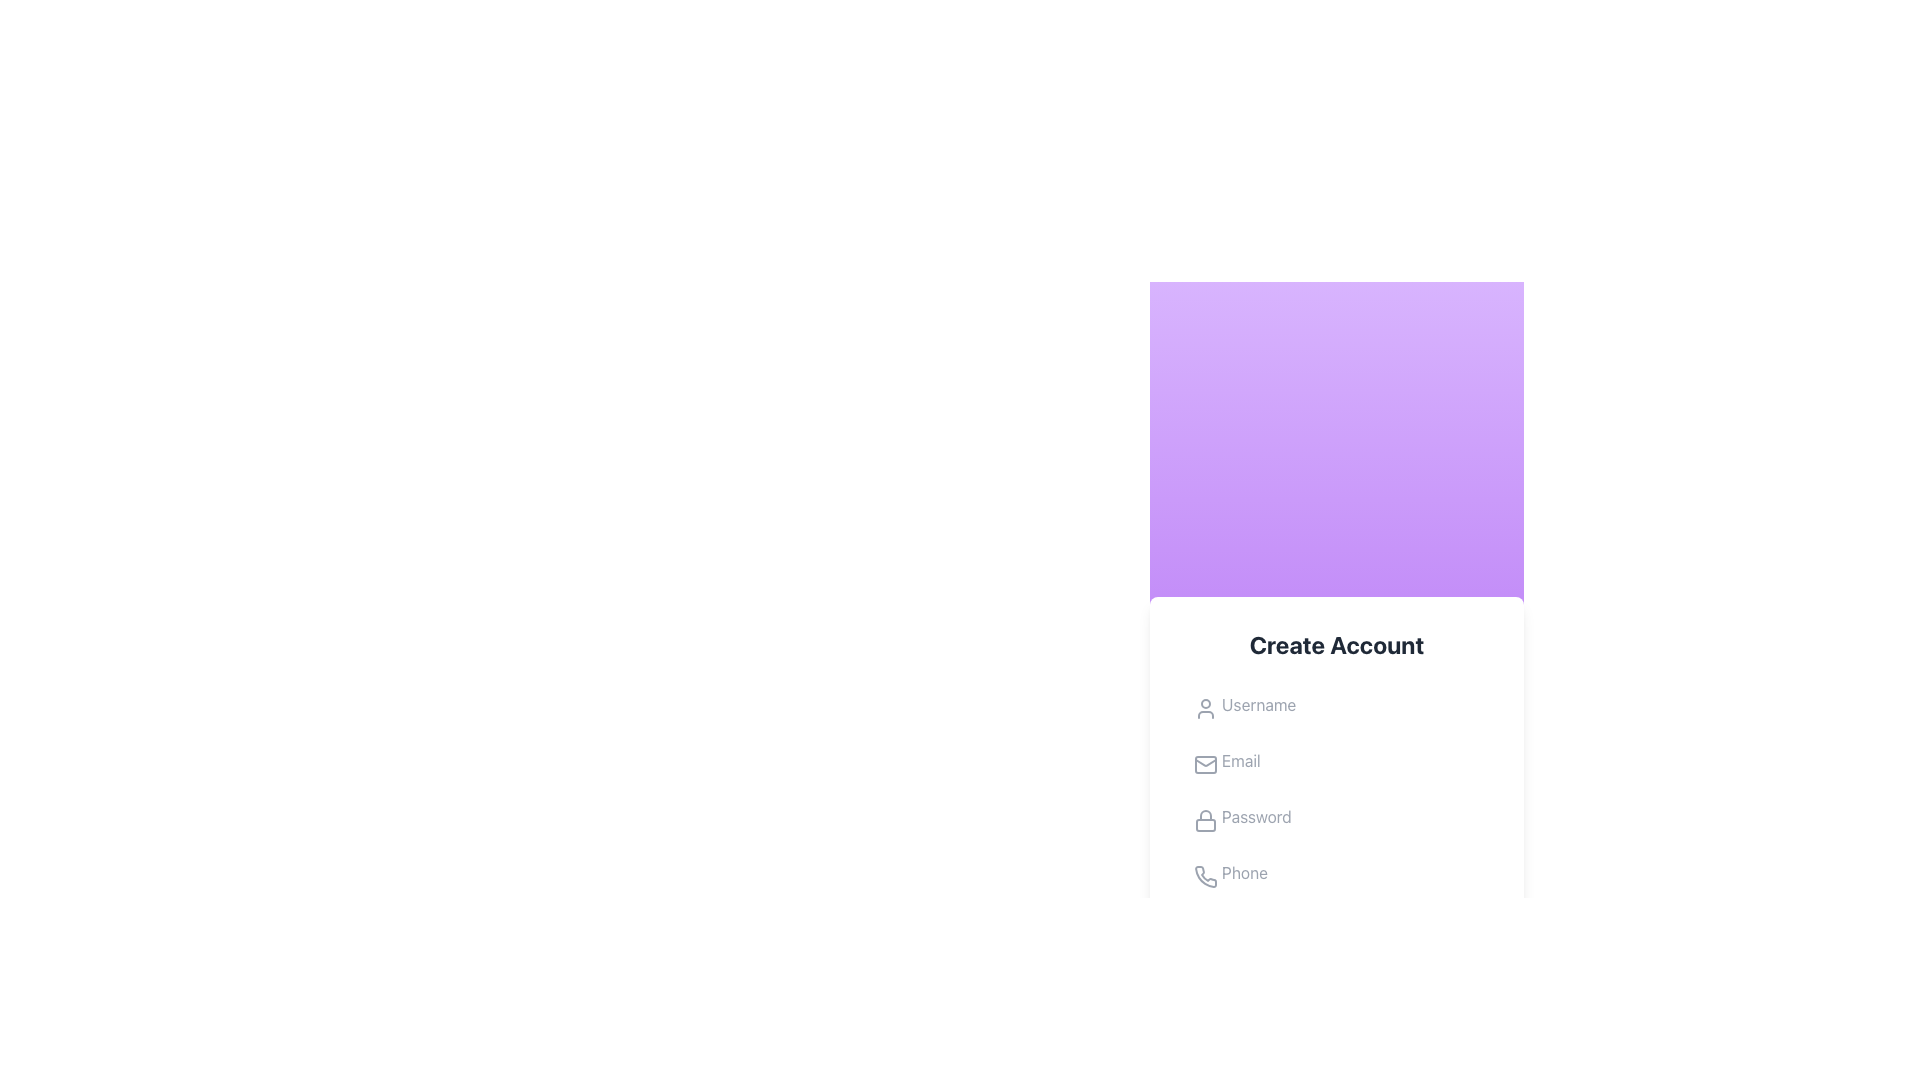  What do you see at coordinates (1204, 814) in the screenshot?
I see `the decorative security icon located adjacent to the 'Password' input field in the form` at bounding box center [1204, 814].